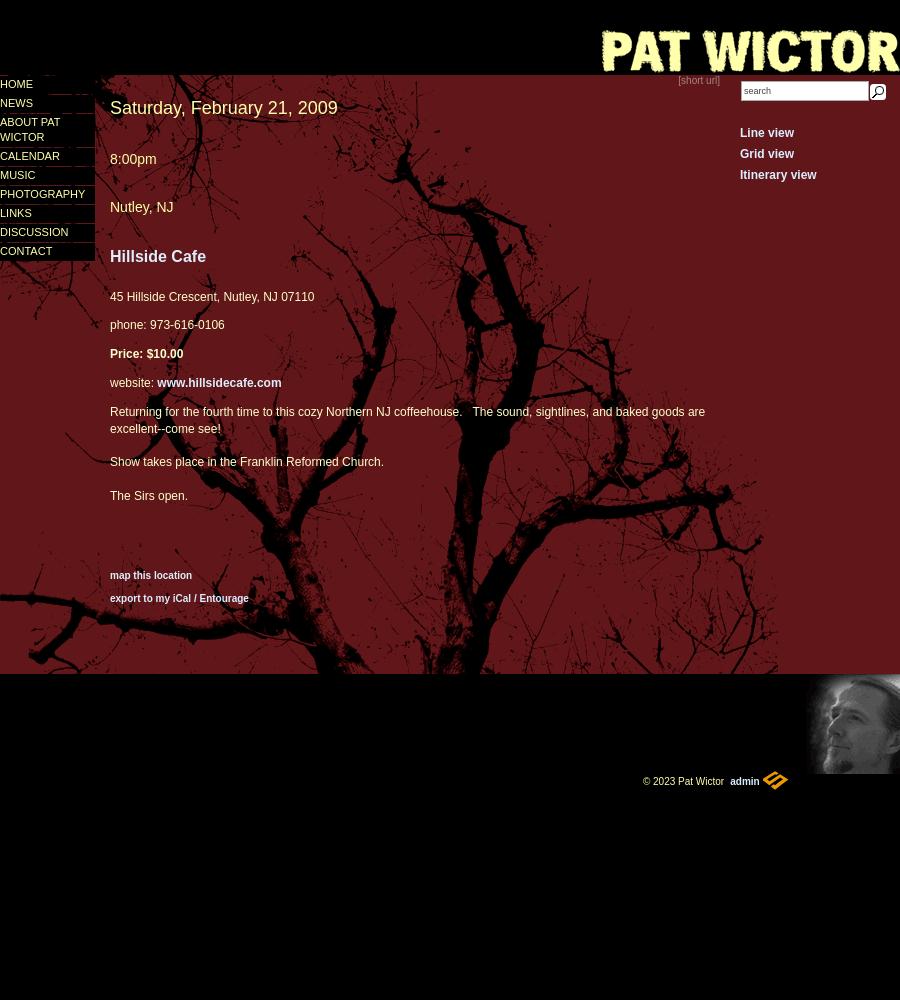 This screenshot has width=900, height=1000. Describe the element at coordinates (25, 251) in the screenshot. I see `'contact'` at that location.